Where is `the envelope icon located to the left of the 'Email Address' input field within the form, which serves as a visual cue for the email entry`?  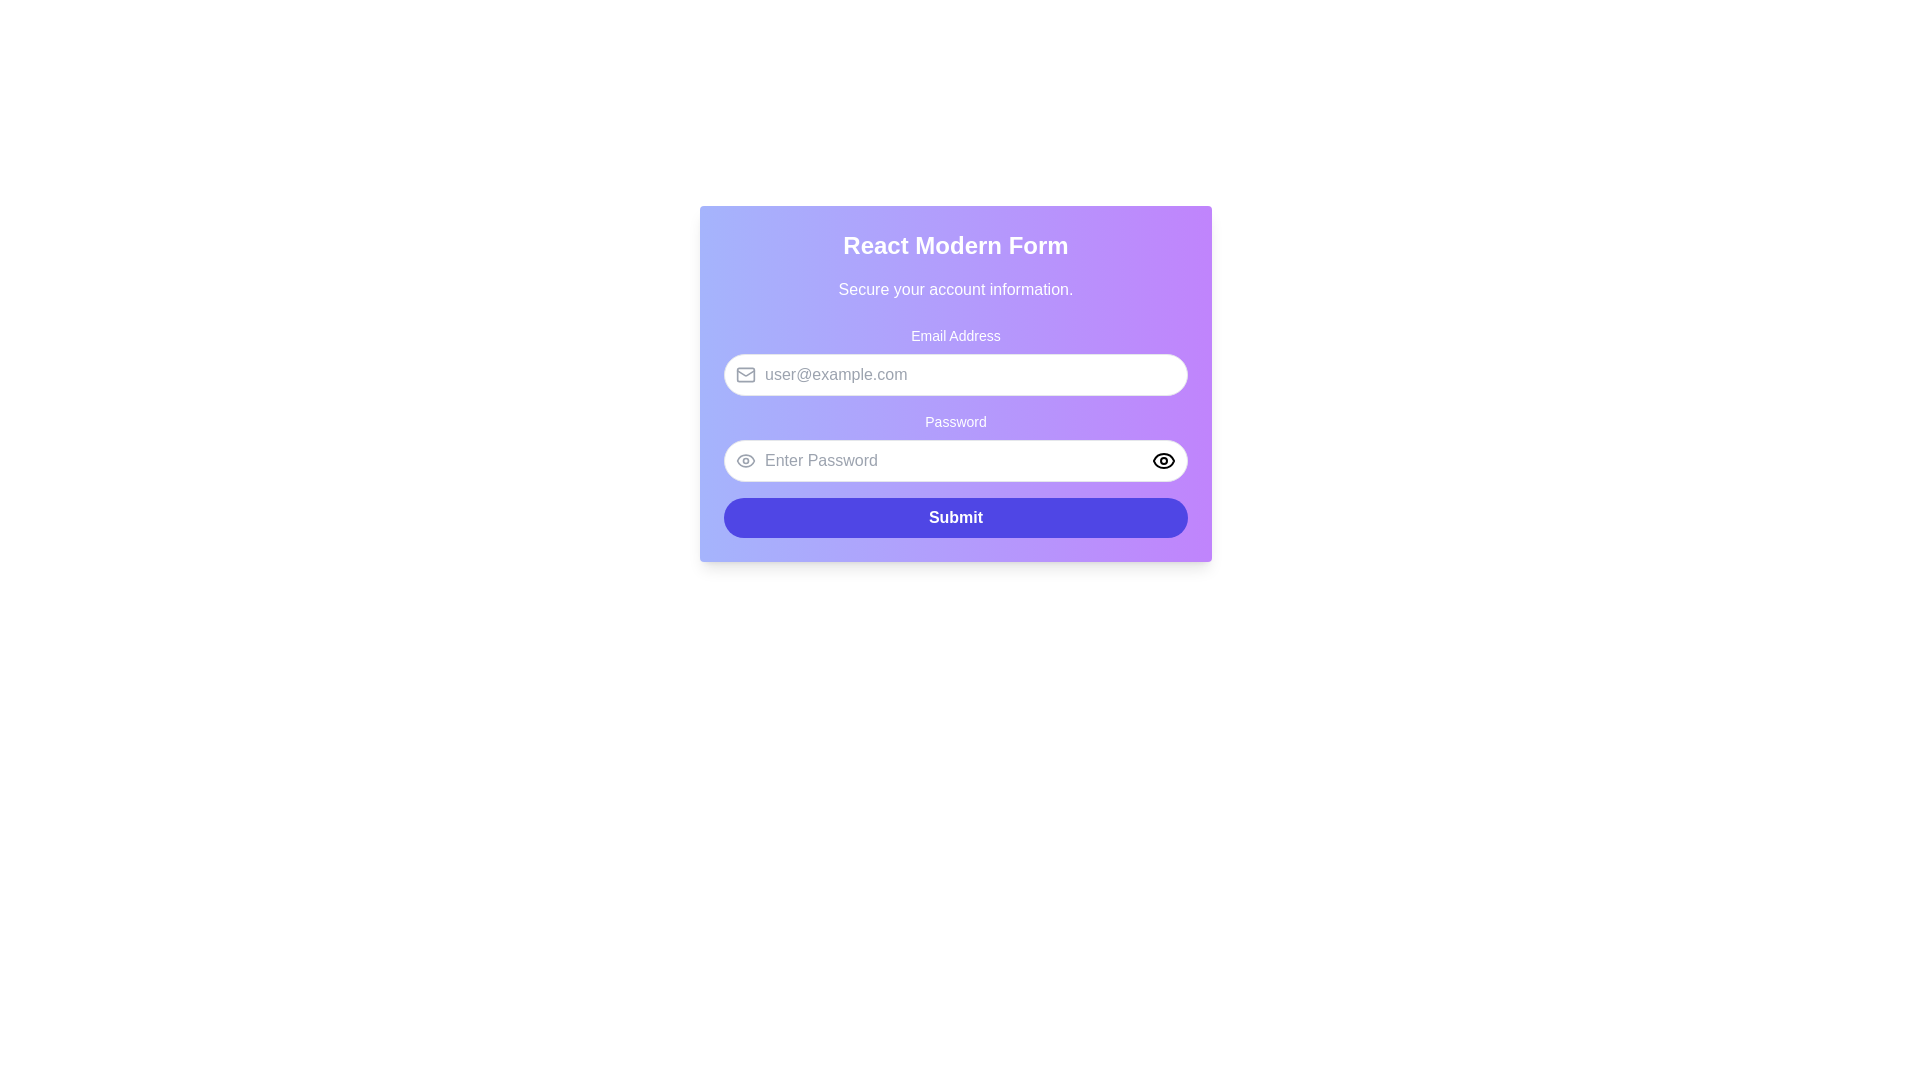 the envelope icon located to the left of the 'Email Address' input field within the form, which serves as a visual cue for the email entry is located at coordinates (744, 374).